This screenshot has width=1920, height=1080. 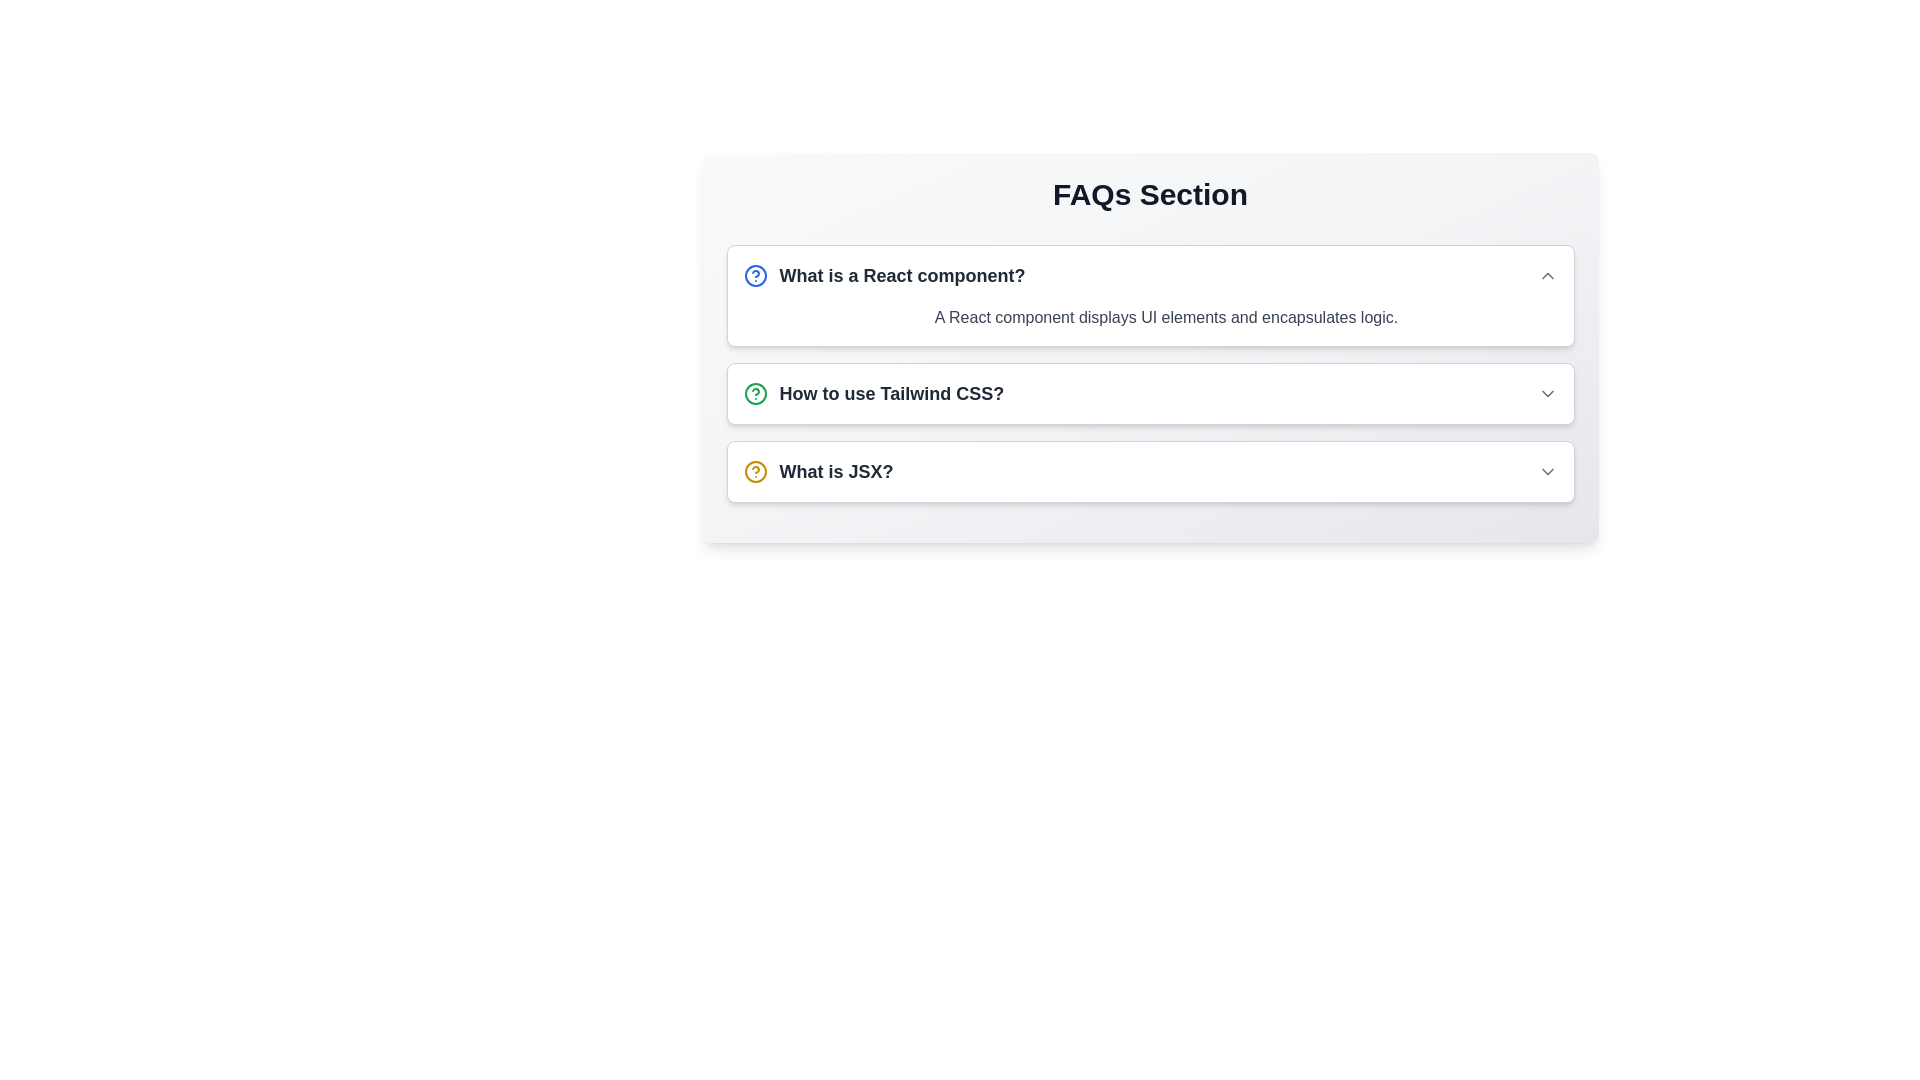 What do you see at coordinates (1546, 276) in the screenshot?
I see `the chevron-up icon located at the rightmost part of the FAQ entry titled 'What is a React component?'` at bounding box center [1546, 276].